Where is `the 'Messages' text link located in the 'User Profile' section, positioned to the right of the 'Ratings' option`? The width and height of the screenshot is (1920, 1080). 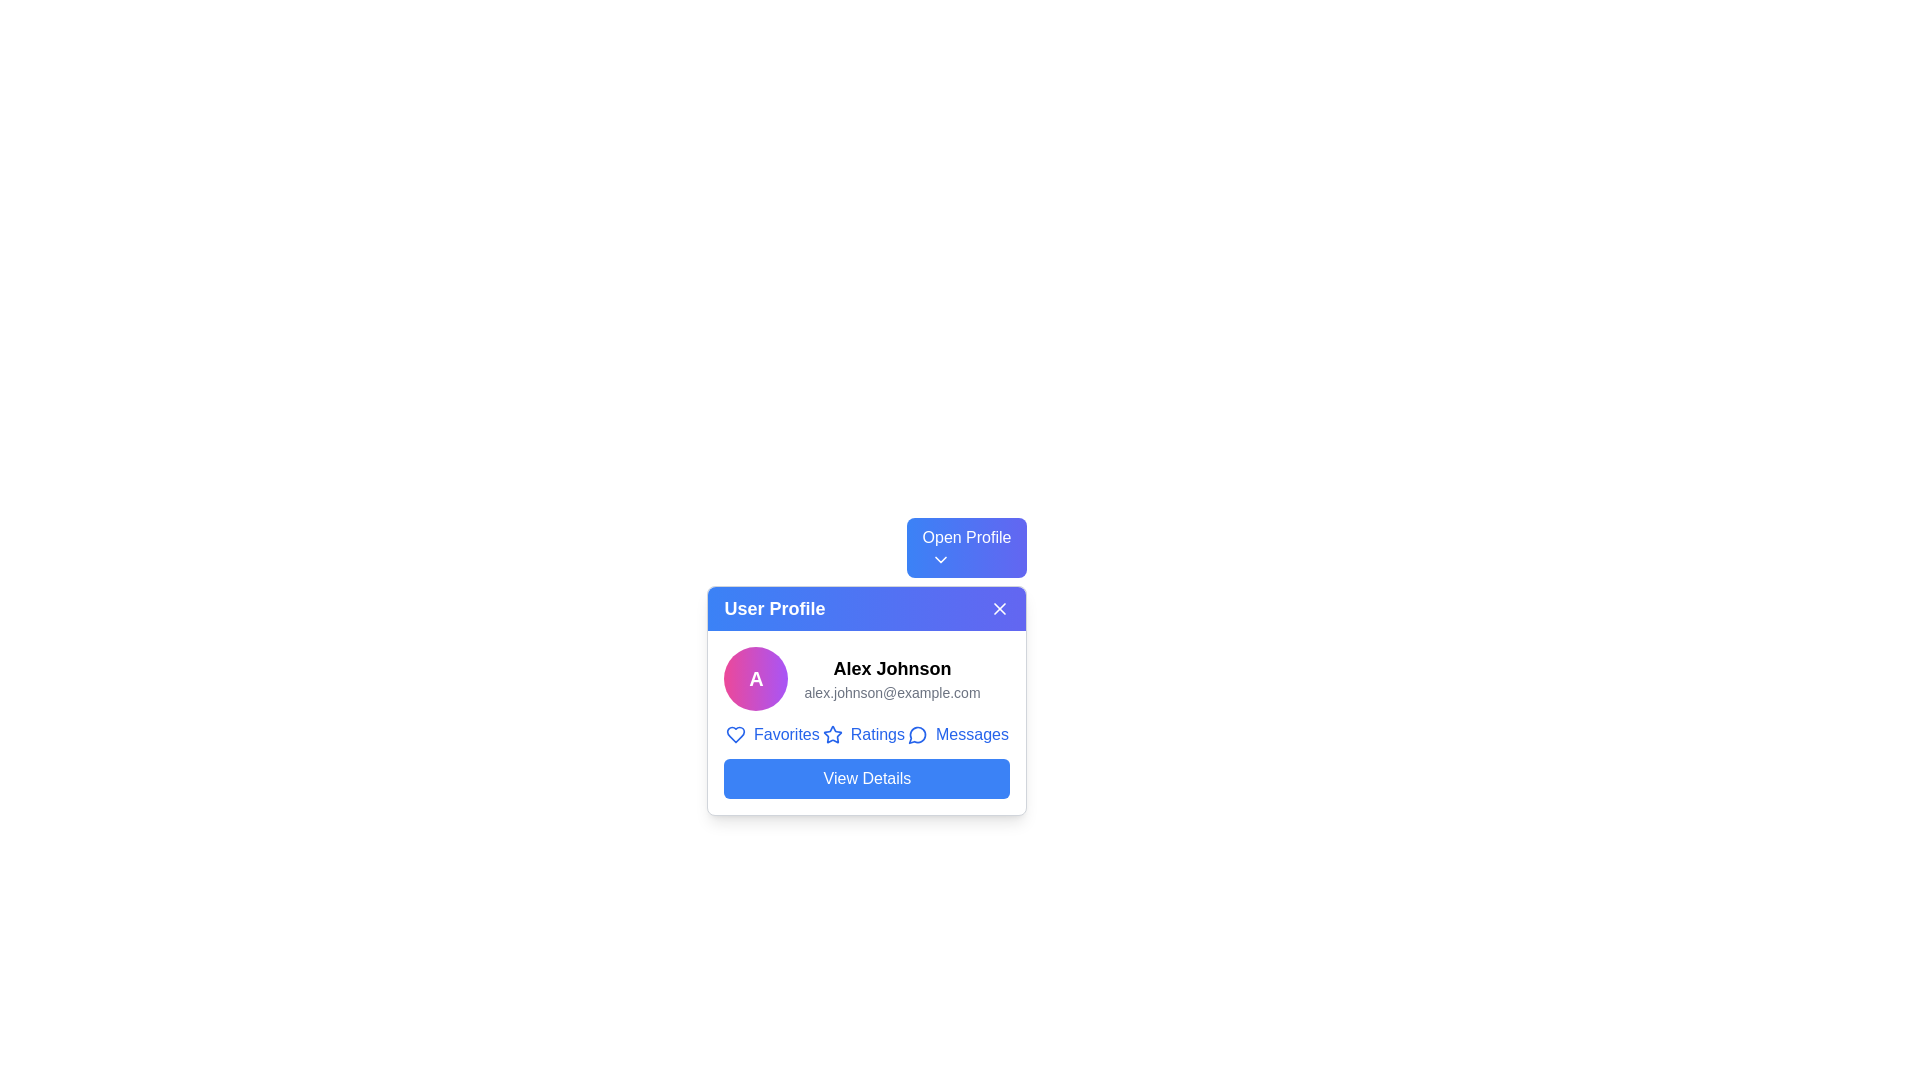
the 'Messages' text link located in the 'User Profile' section, positioned to the right of the 'Ratings' option is located at coordinates (972, 735).